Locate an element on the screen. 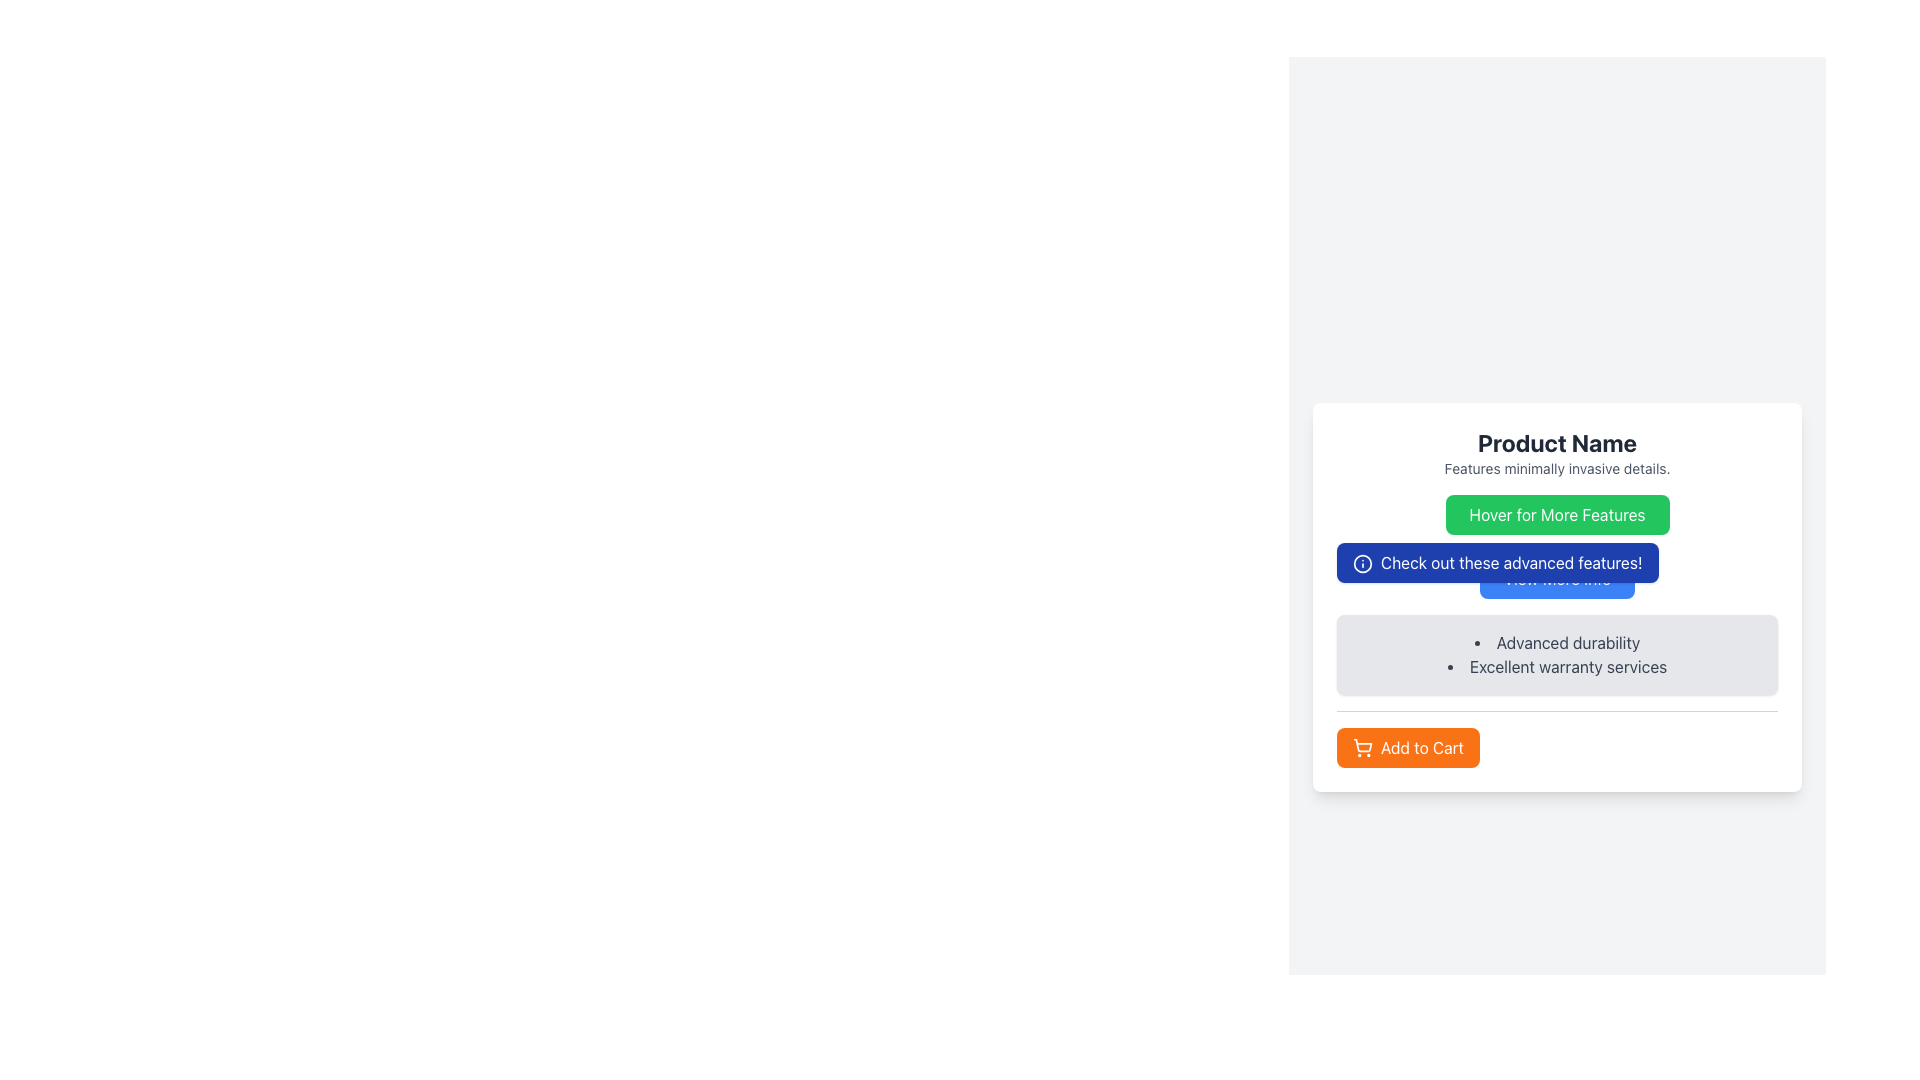 The width and height of the screenshot is (1920, 1080). the informational icon located within the blue tooltip directly below the green button labeled 'Hover for More Features', positioned to the left of the tooltip's text content is located at coordinates (1362, 563).